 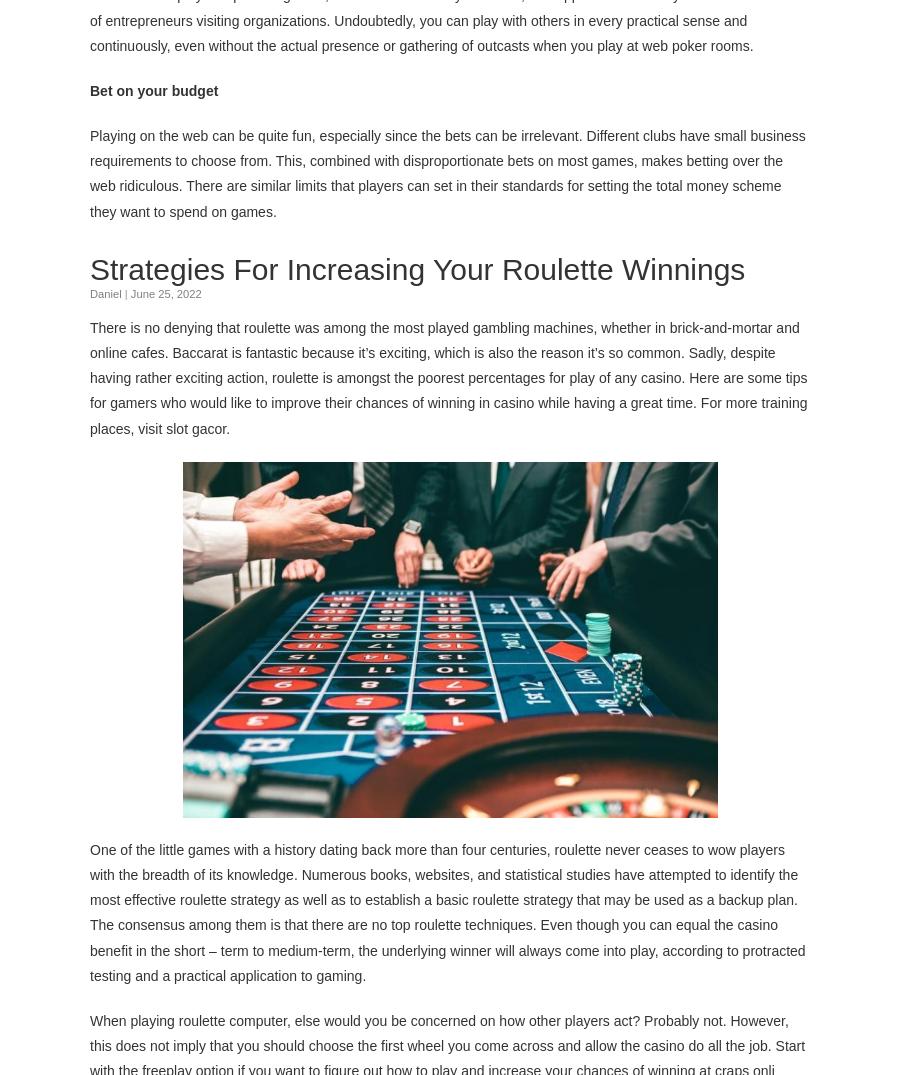 What do you see at coordinates (226, 425) in the screenshot?
I see `'.'` at bounding box center [226, 425].